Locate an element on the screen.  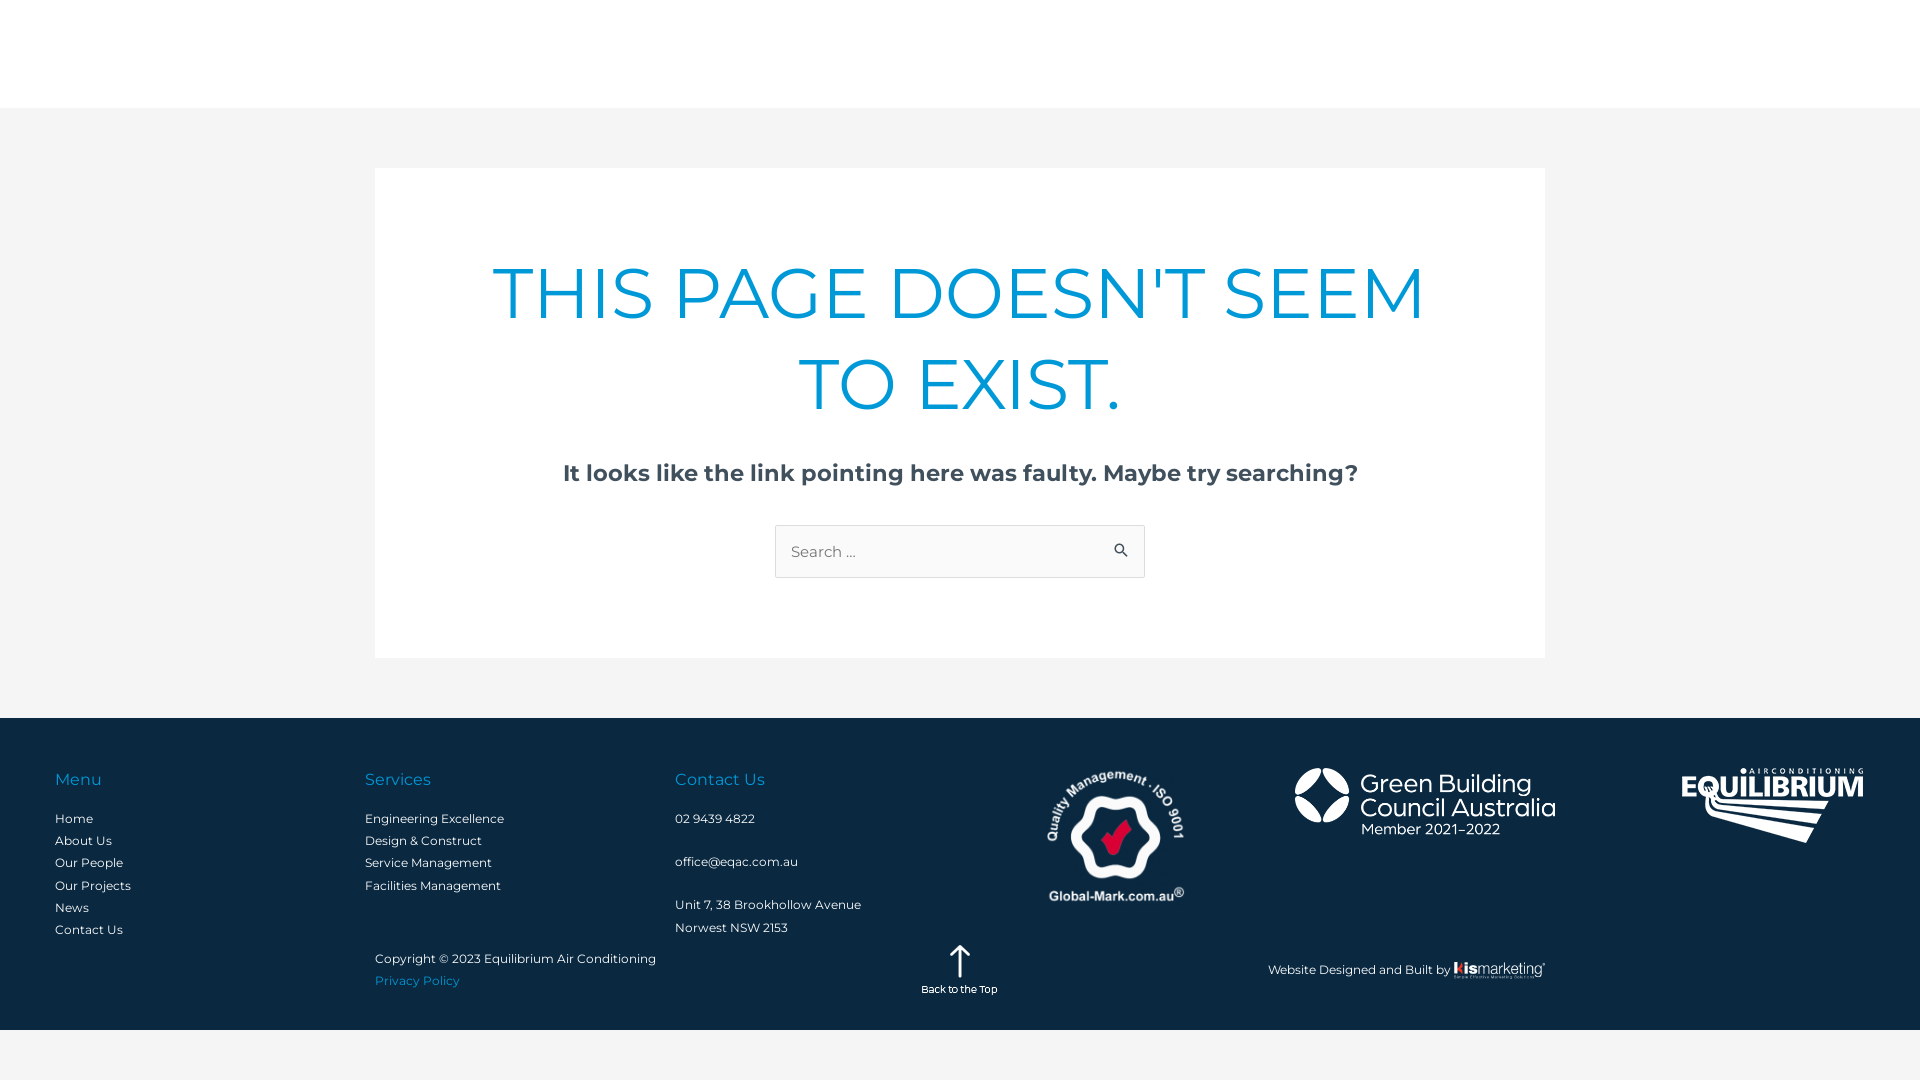
'We Offer' is located at coordinates (1264, 53).